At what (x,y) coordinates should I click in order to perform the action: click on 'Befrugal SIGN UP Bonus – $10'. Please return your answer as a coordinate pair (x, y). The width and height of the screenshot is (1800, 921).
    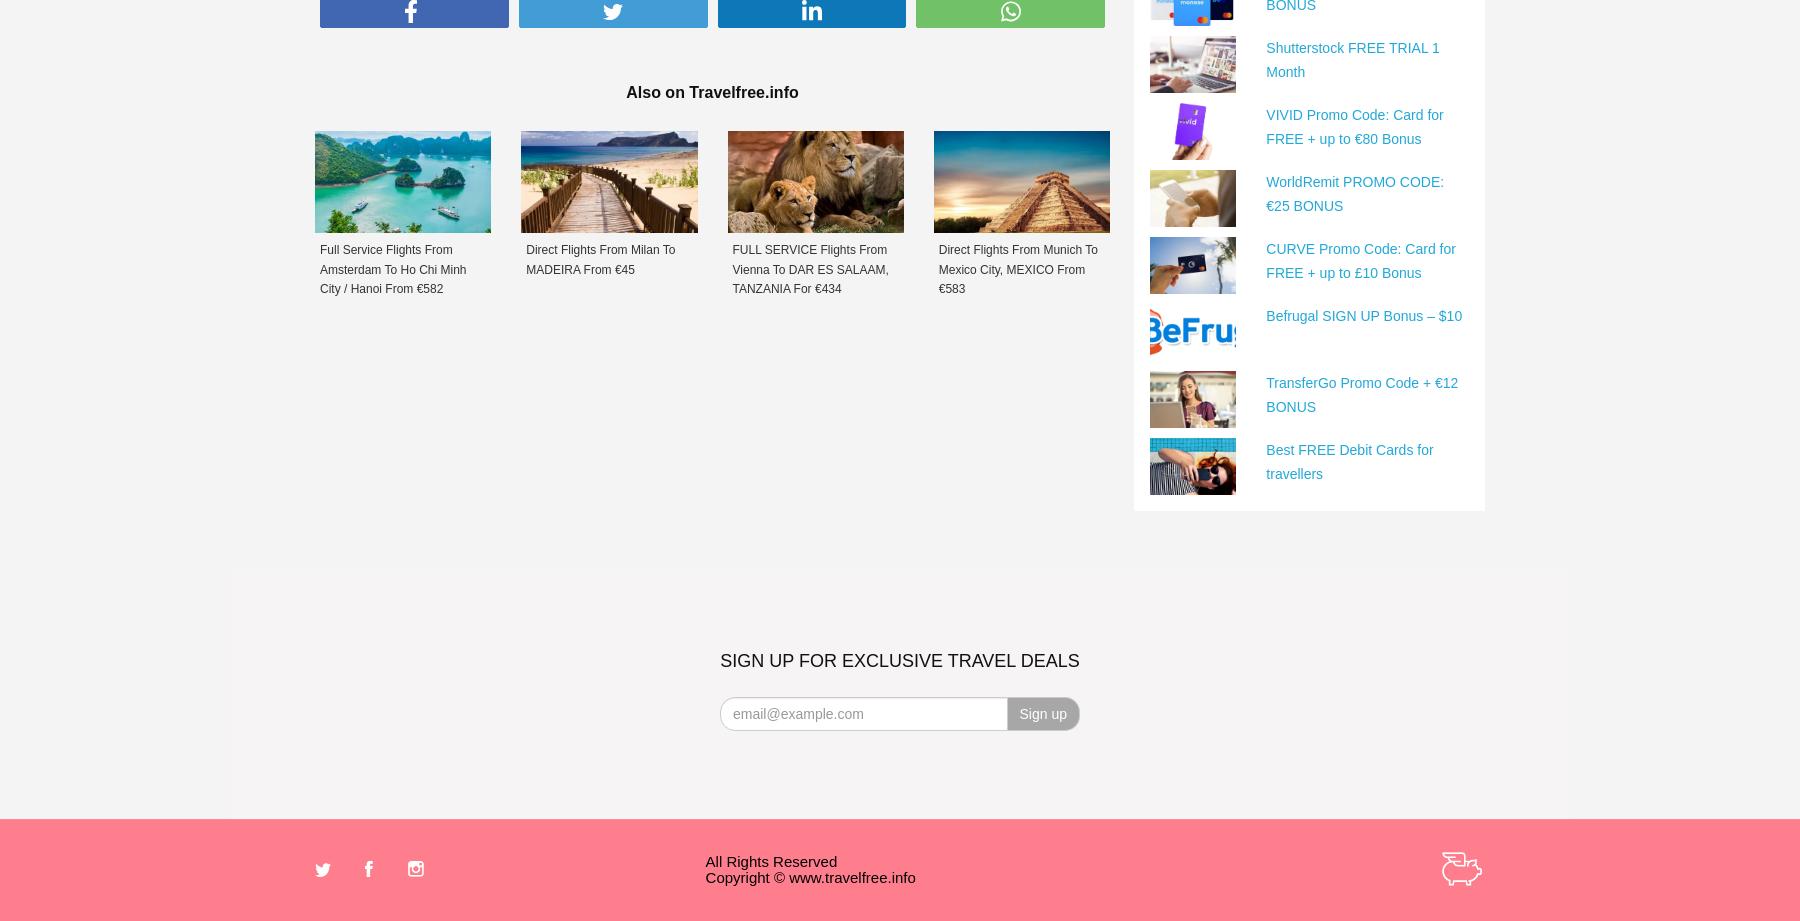
    Looking at the image, I should click on (1363, 314).